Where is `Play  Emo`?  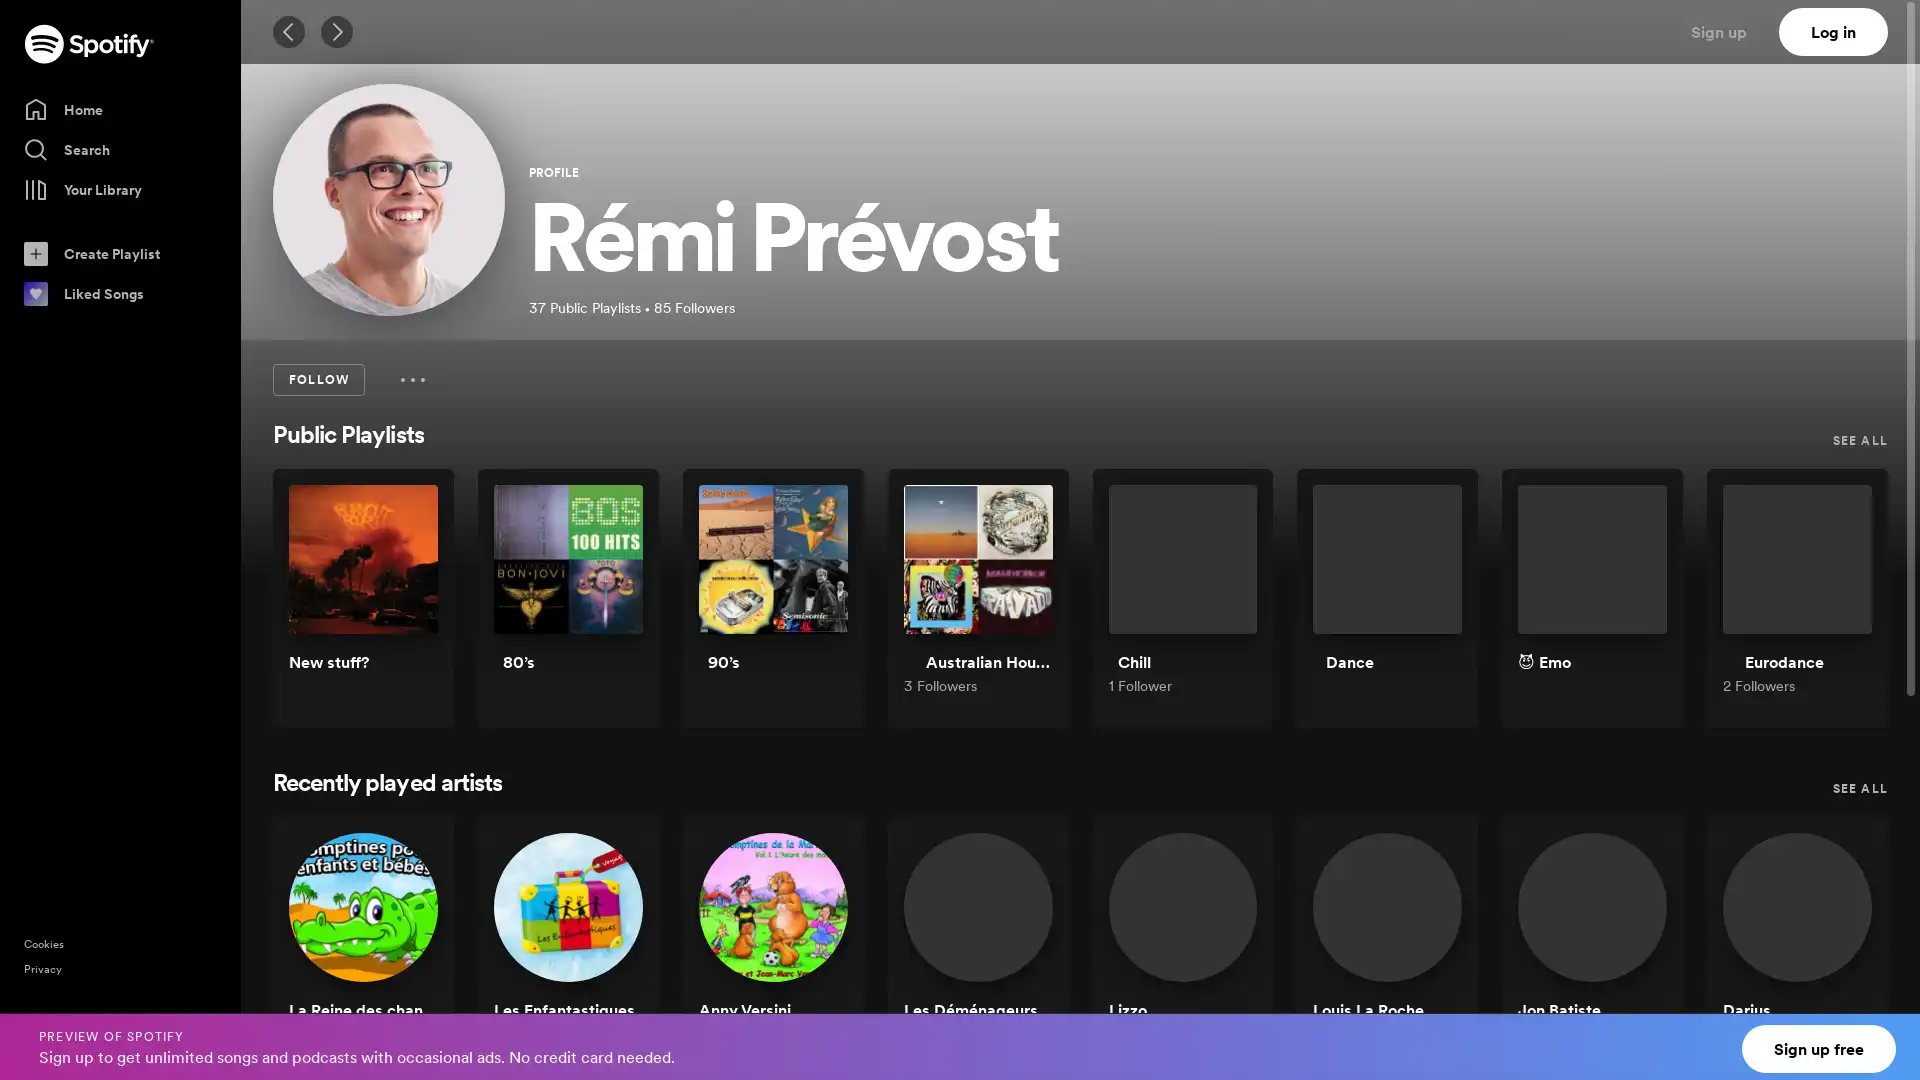 Play  Emo is located at coordinates (1635, 608).